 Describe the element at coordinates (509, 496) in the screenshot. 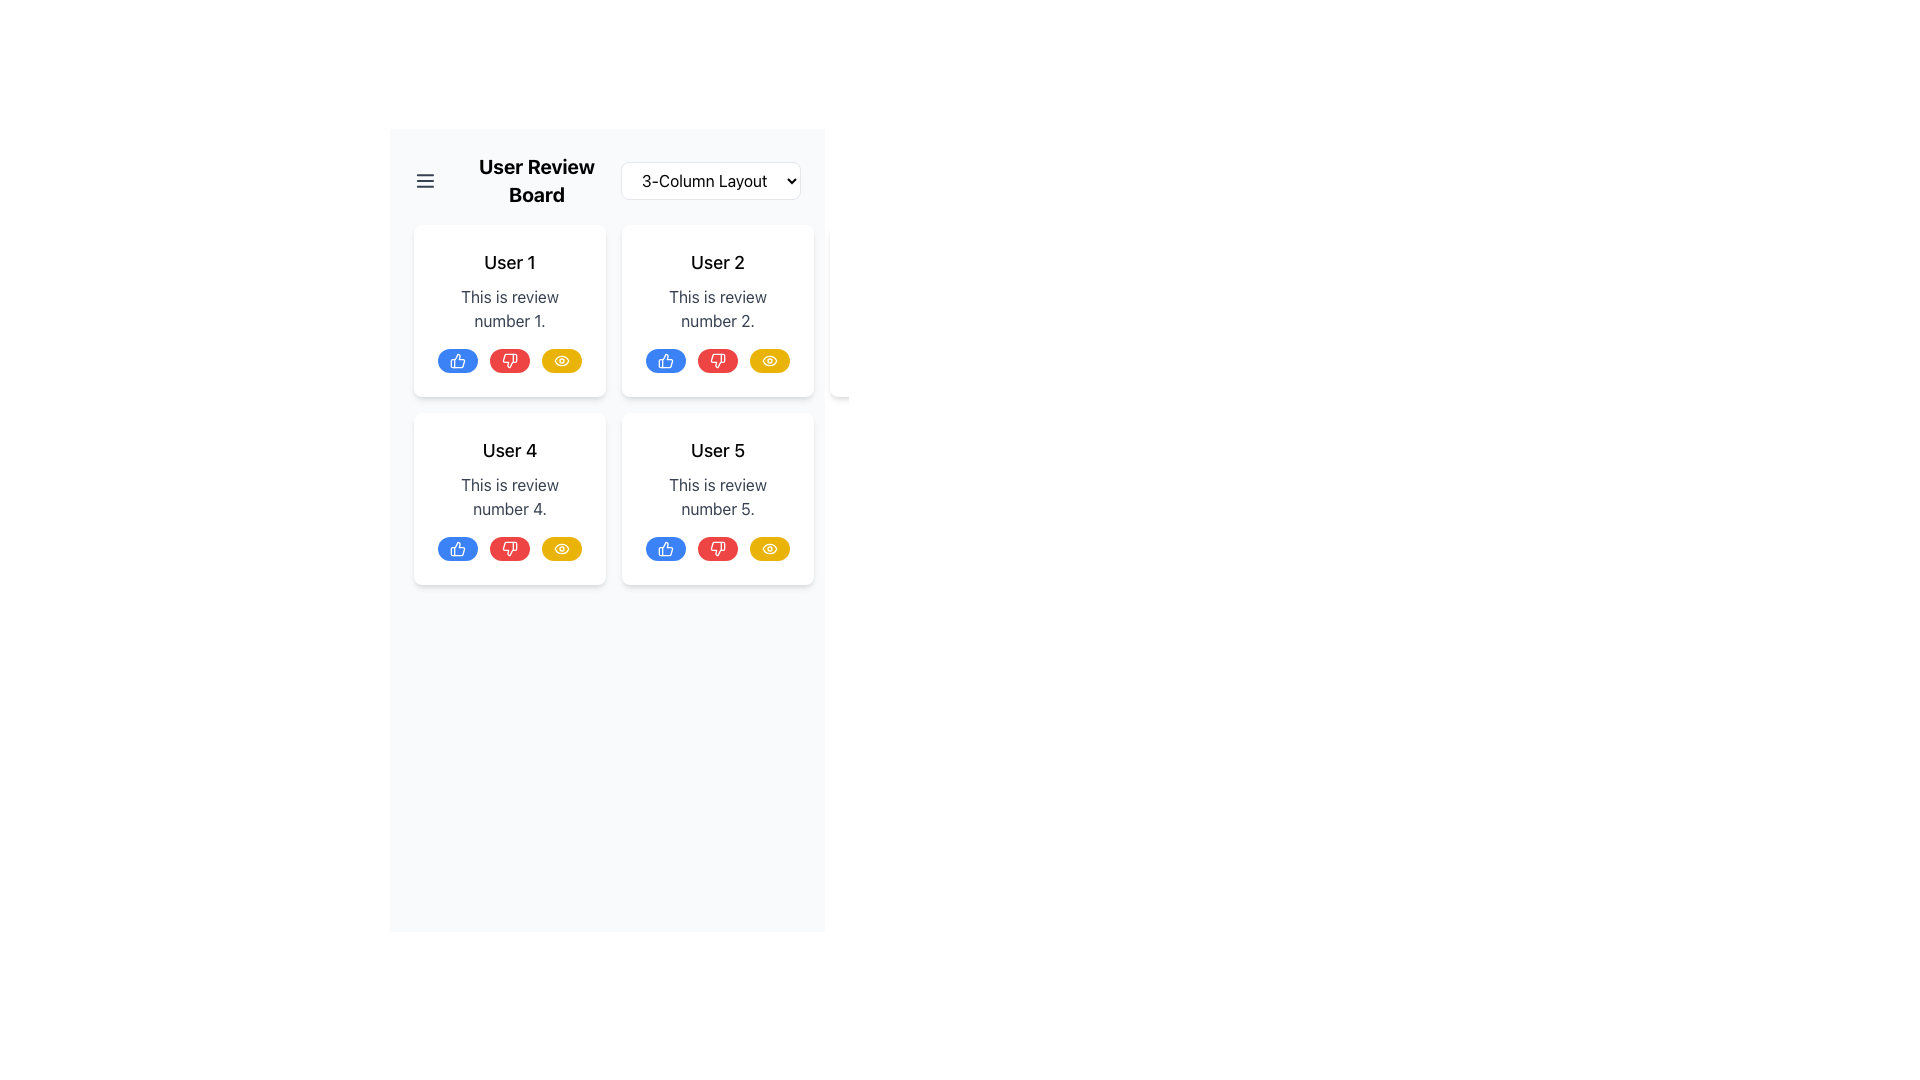

I see `the text label displaying 'This is review number 4.' located in the 'User 4' card, positioned under the 'User 4' title` at that location.